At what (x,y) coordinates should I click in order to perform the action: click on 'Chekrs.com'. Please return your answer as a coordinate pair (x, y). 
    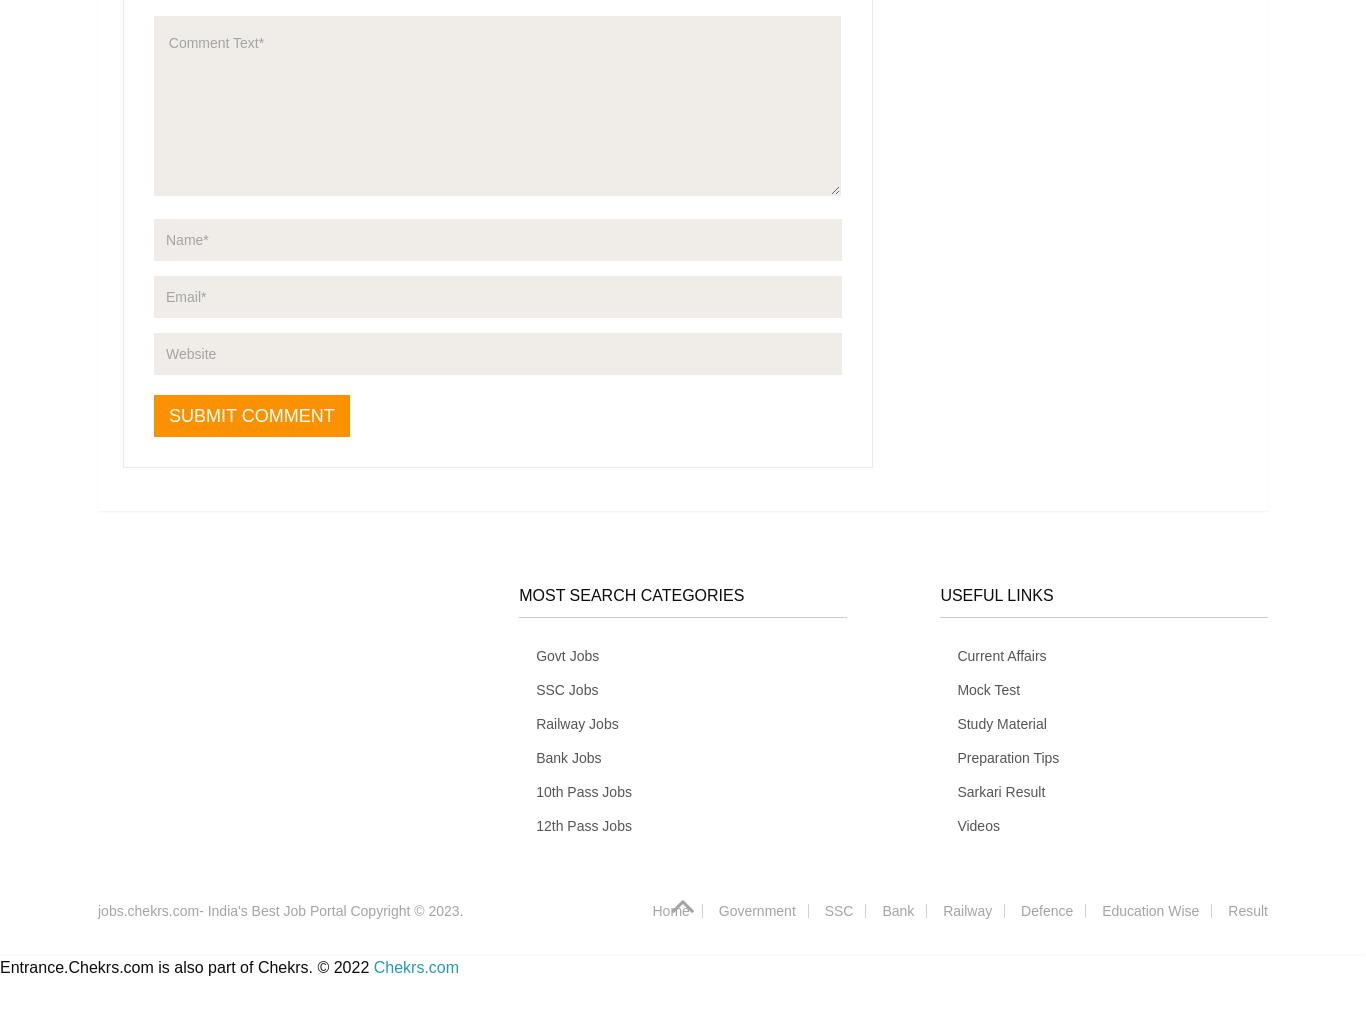
    Looking at the image, I should click on (414, 966).